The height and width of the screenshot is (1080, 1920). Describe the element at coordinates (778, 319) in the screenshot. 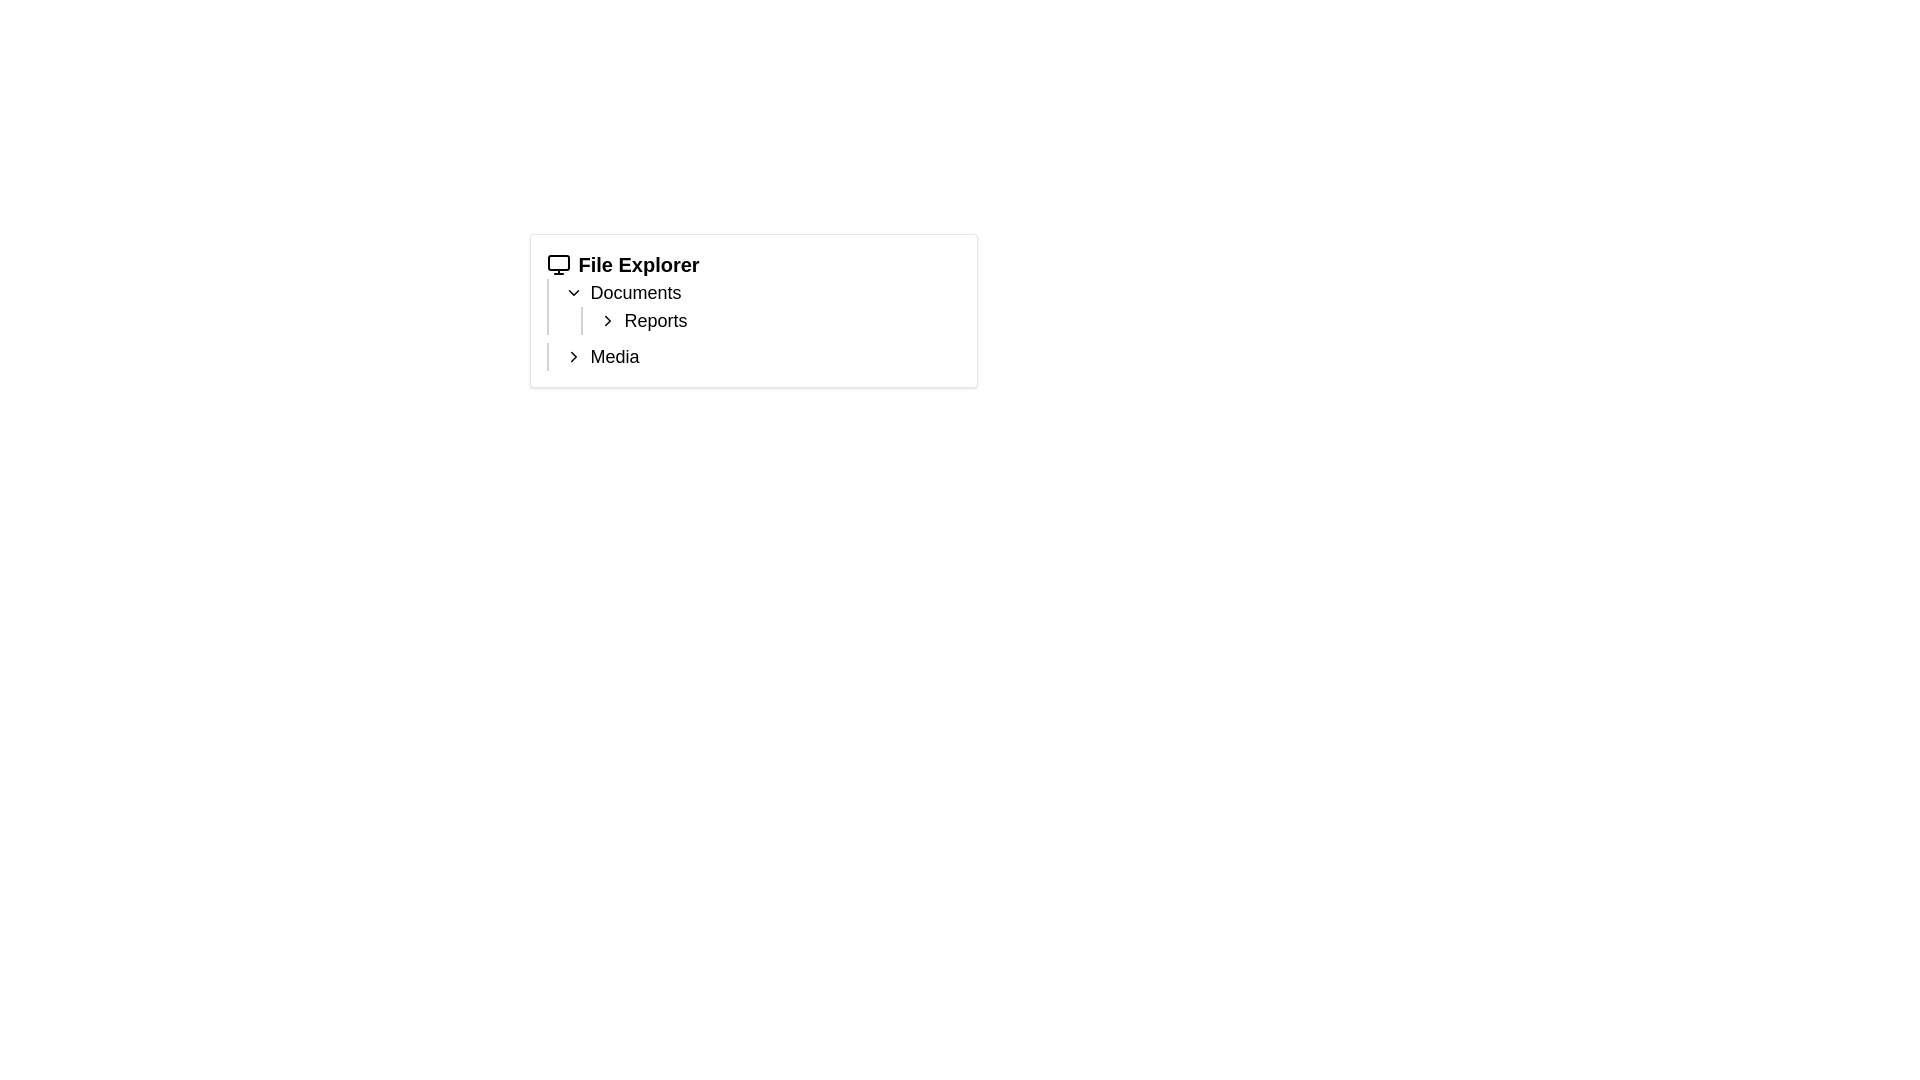

I see `the interactive link for 'Reports' located as the second item in the 'File Explorer' section, positioned below 'Documents' and above 'Media'` at that location.